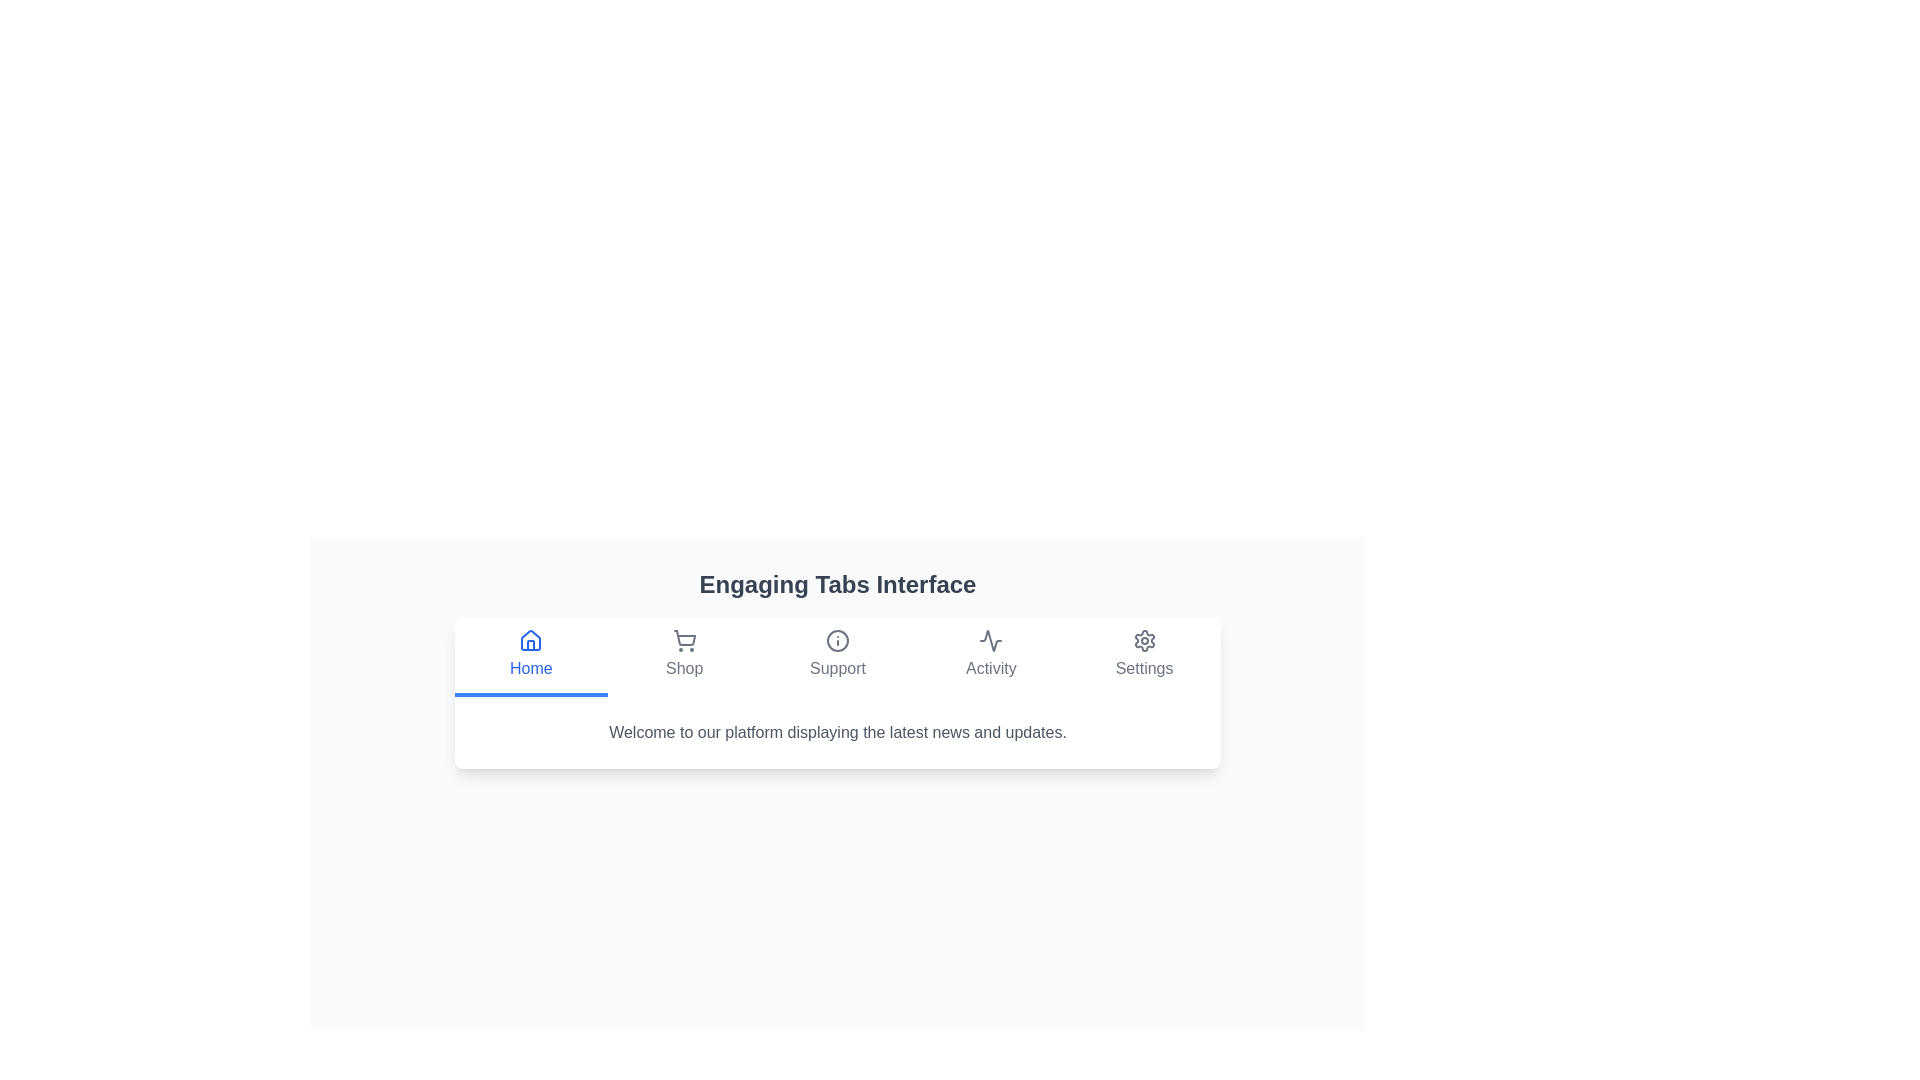 This screenshot has height=1080, width=1920. Describe the element at coordinates (838, 656) in the screenshot. I see `the 'Support' tab in the navigation bar` at that location.